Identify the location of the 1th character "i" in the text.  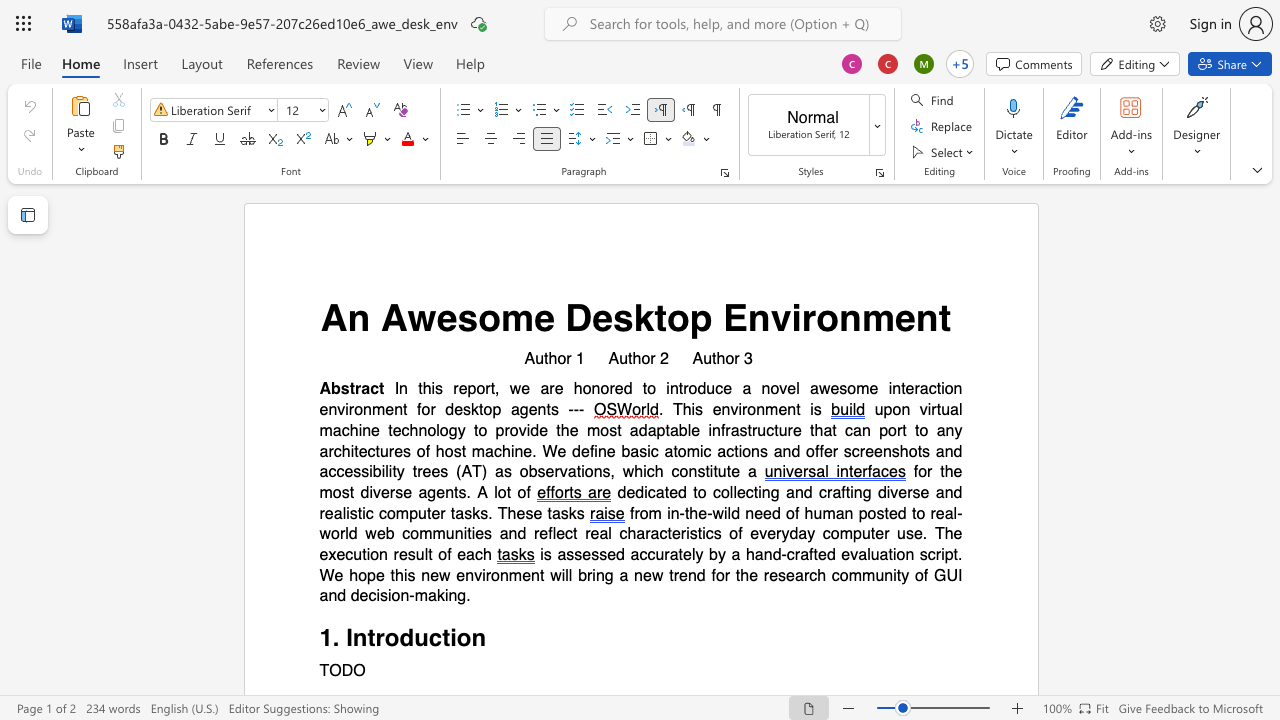
(483, 575).